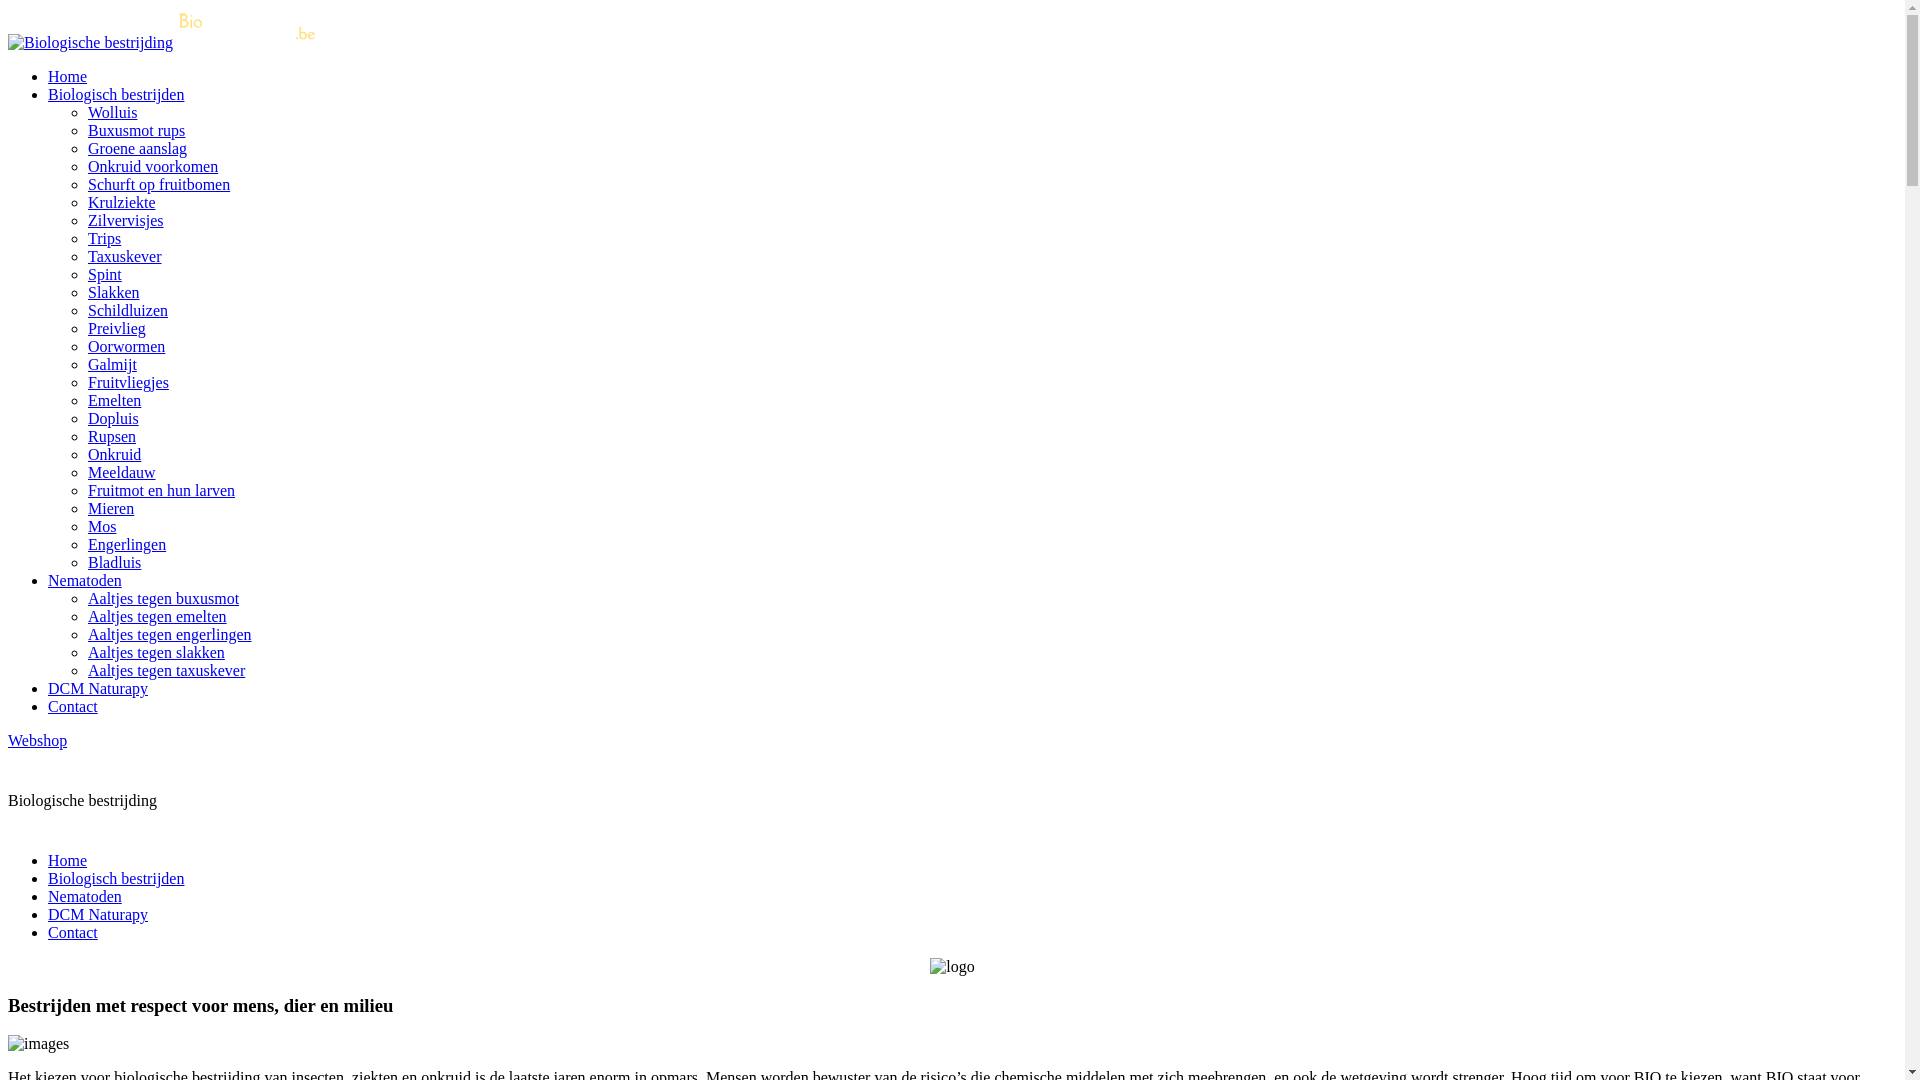  I want to click on 'Wolluis', so click(86, 112).